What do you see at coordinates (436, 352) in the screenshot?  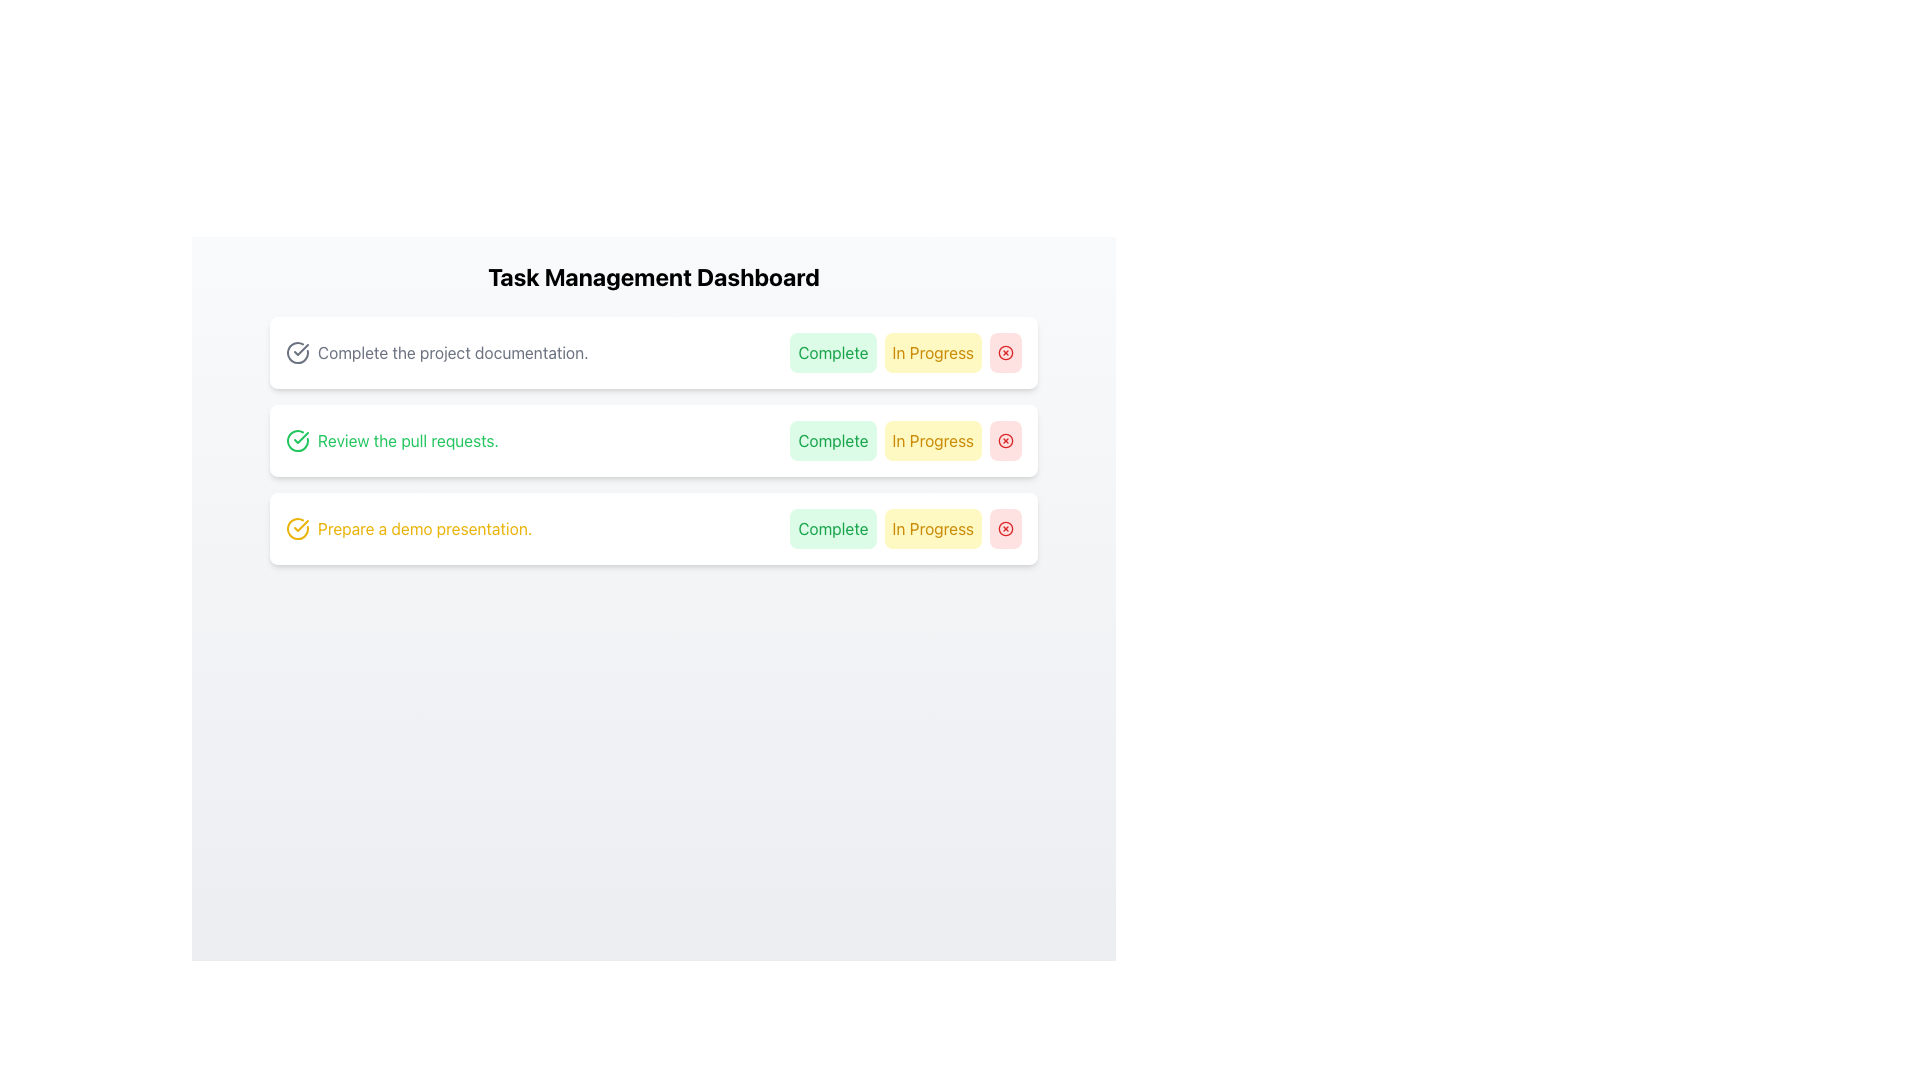 I see `the task title text with icon located in the first task card at the top of the task list` at bounding box center [436, 352].